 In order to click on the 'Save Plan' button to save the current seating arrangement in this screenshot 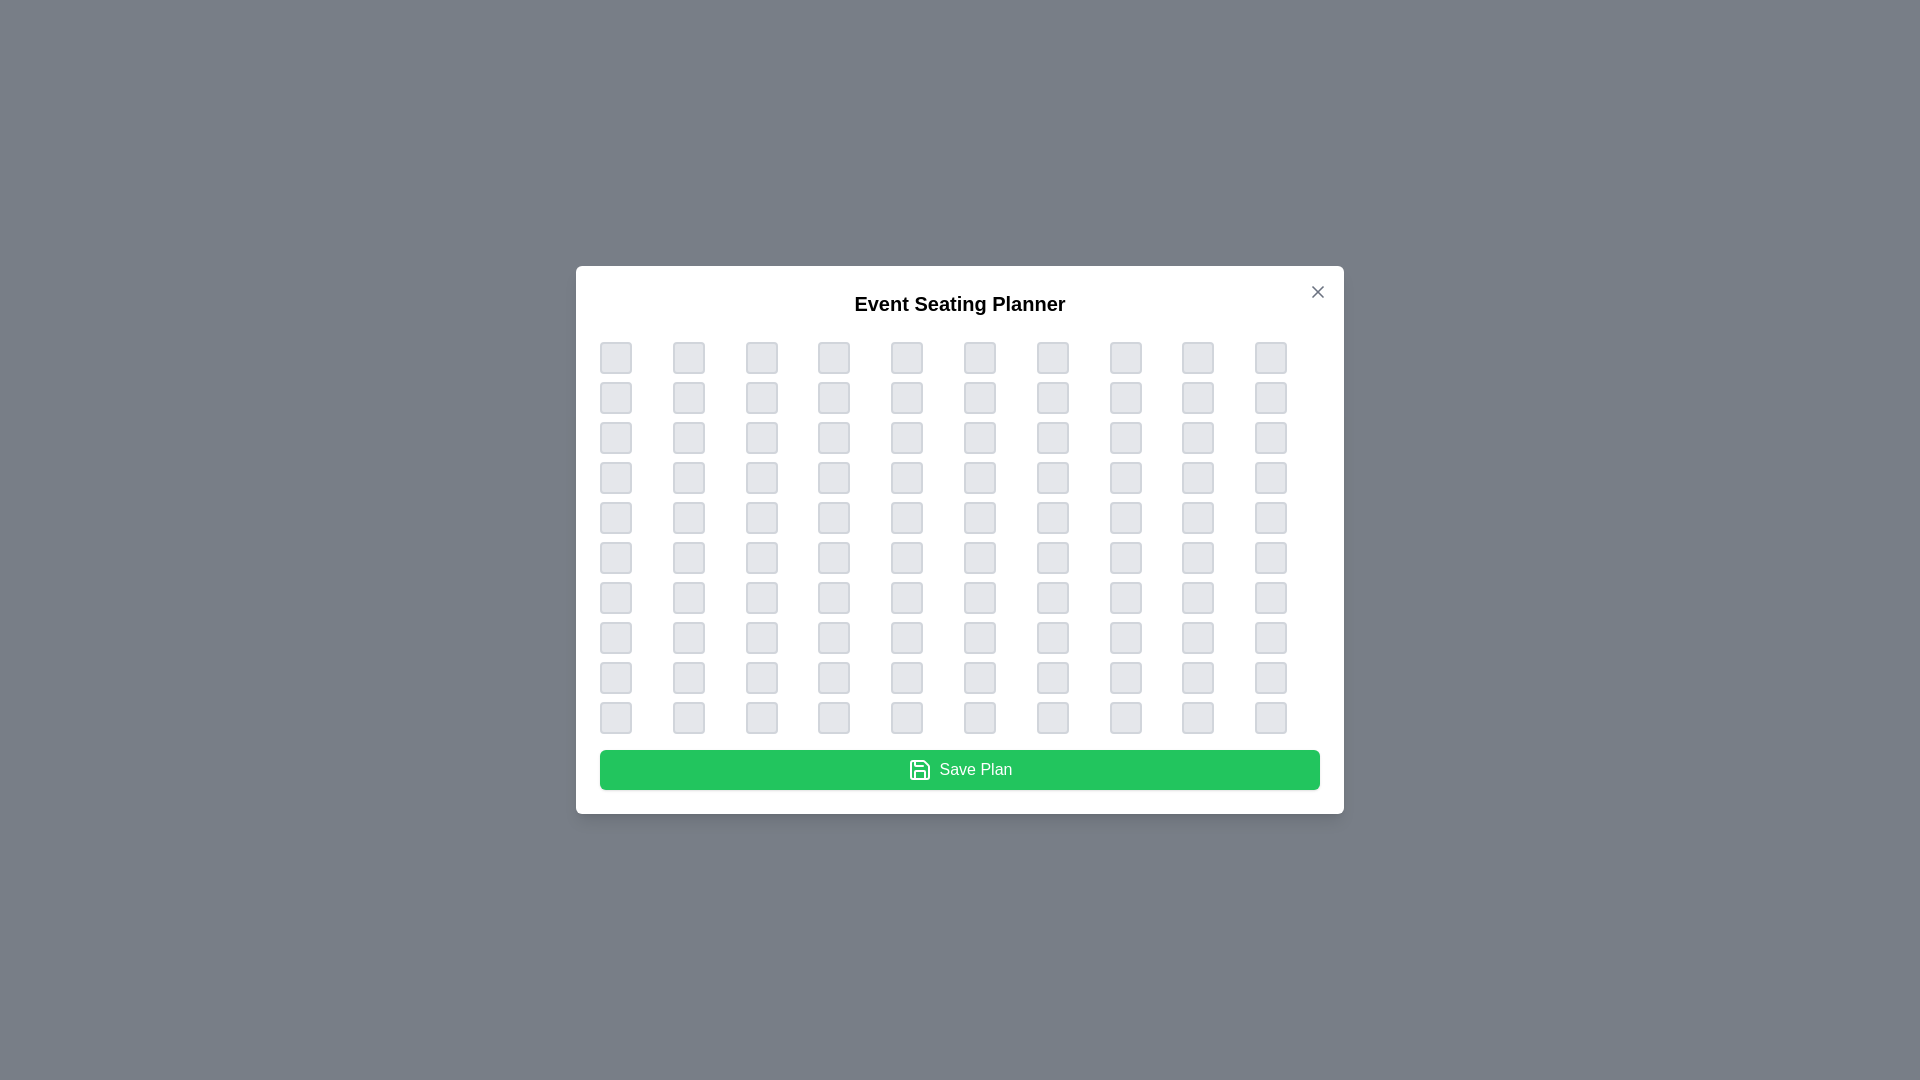, I will do `click(960, 769)`.